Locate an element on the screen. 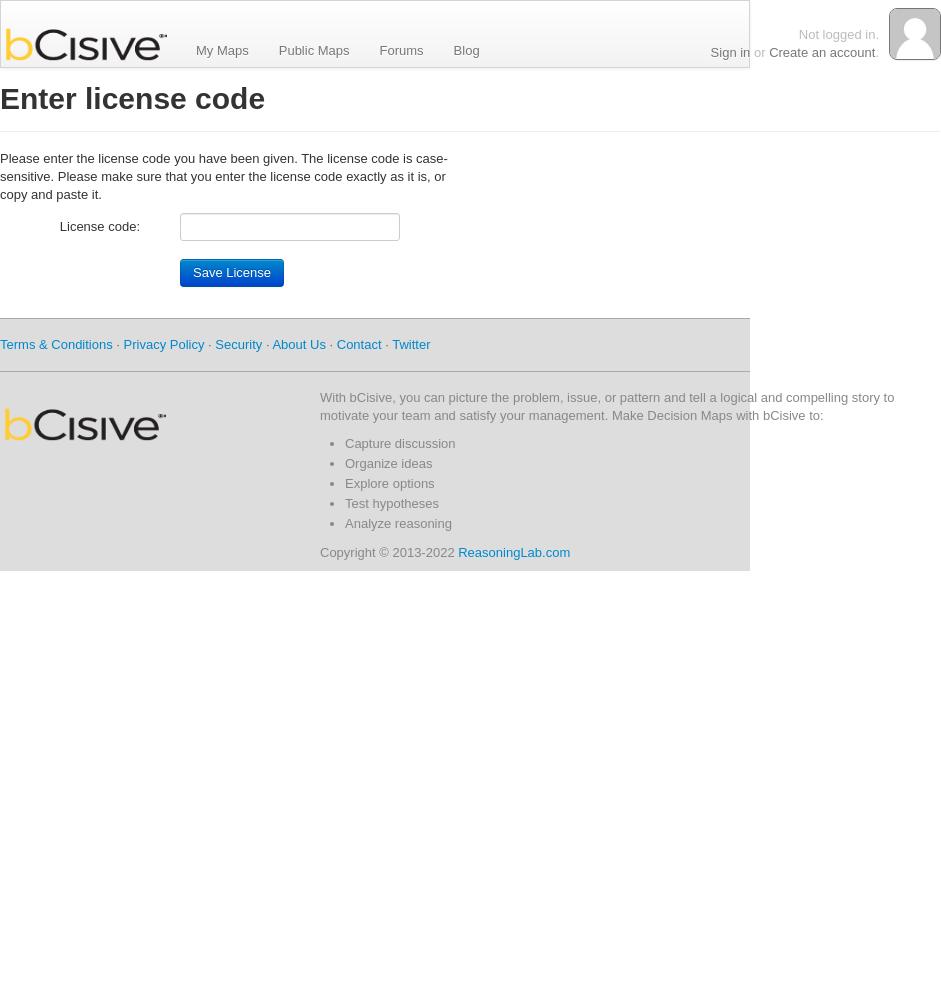  'Twitter' is located at coordinates (410, 343).